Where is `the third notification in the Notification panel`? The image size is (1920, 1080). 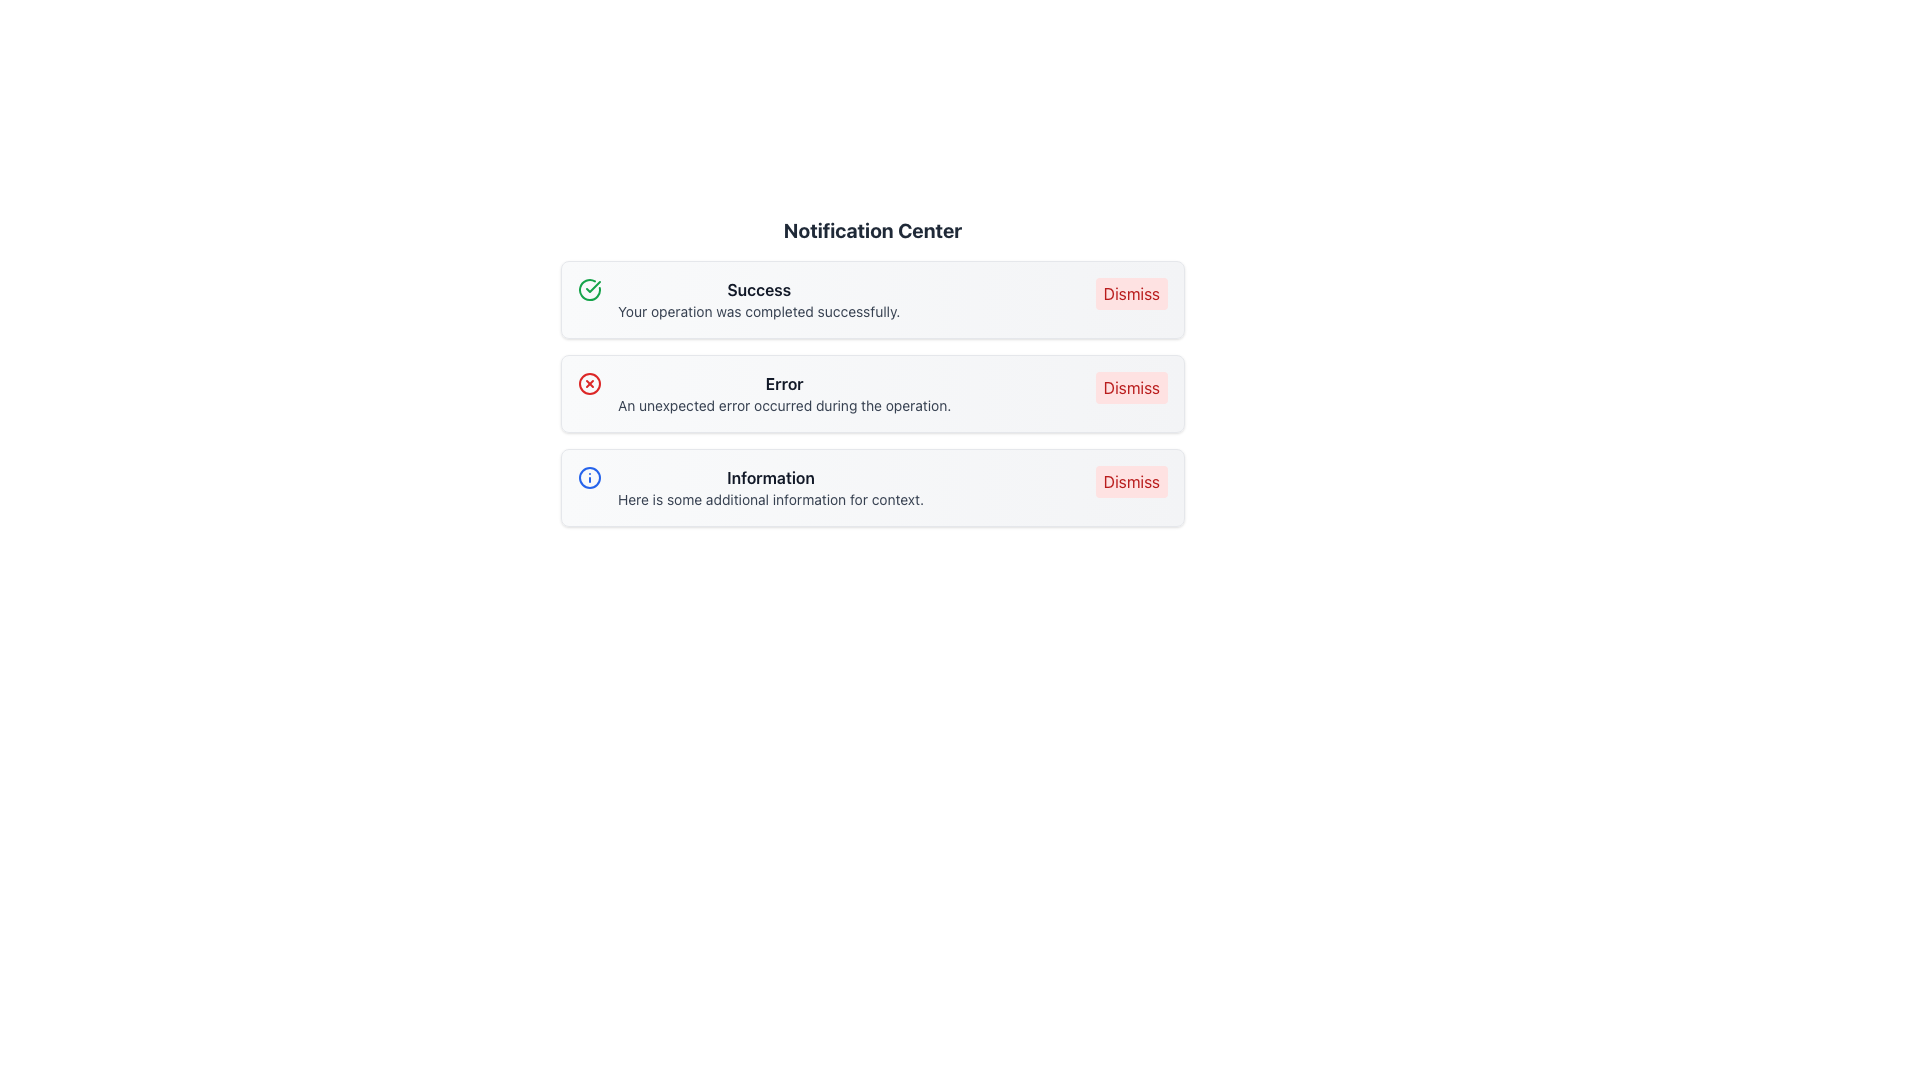 the third notification in the Notification panel is located at coordinates (873, 488).